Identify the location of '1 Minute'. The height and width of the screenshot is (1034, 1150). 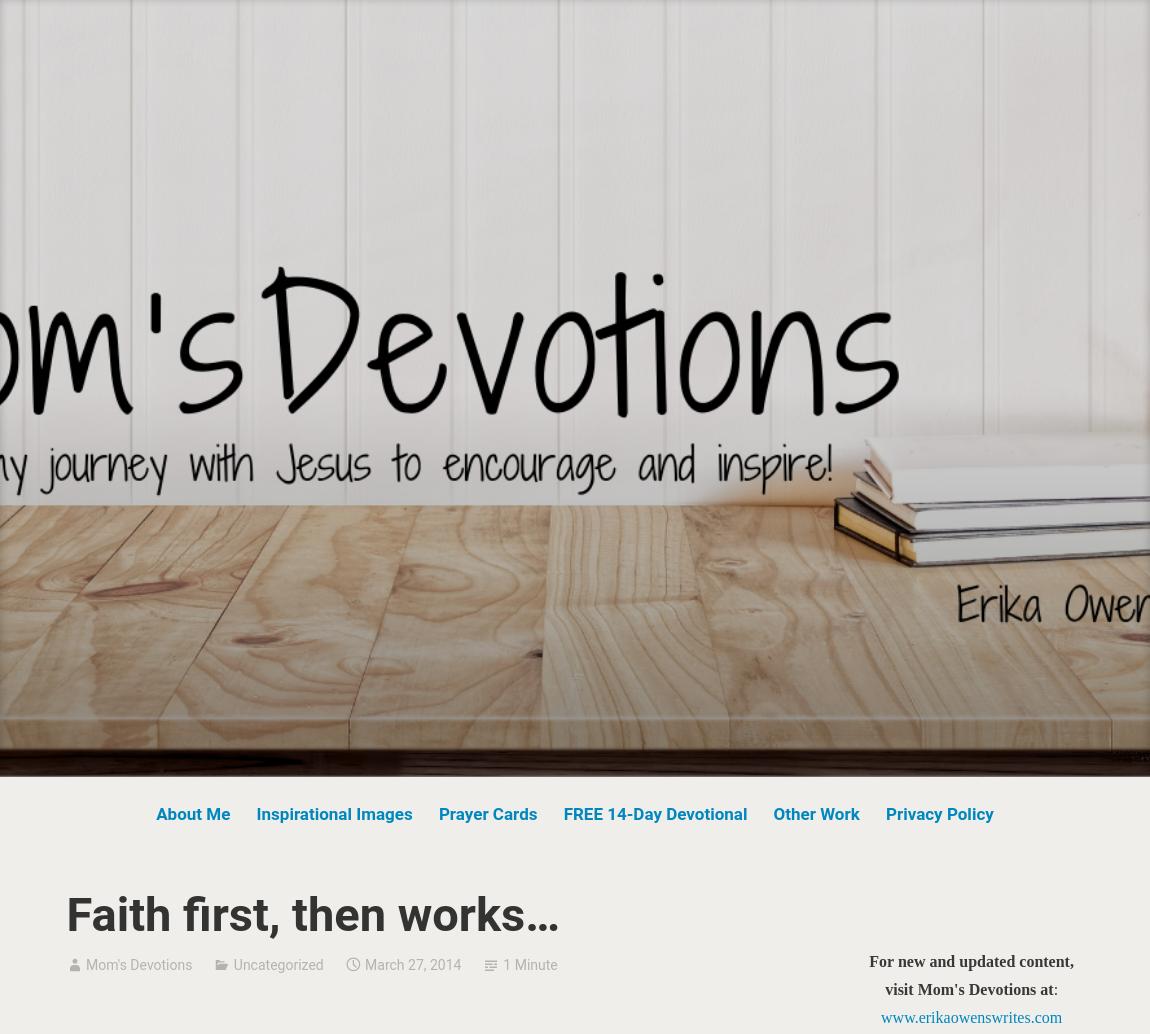
(530, 962).